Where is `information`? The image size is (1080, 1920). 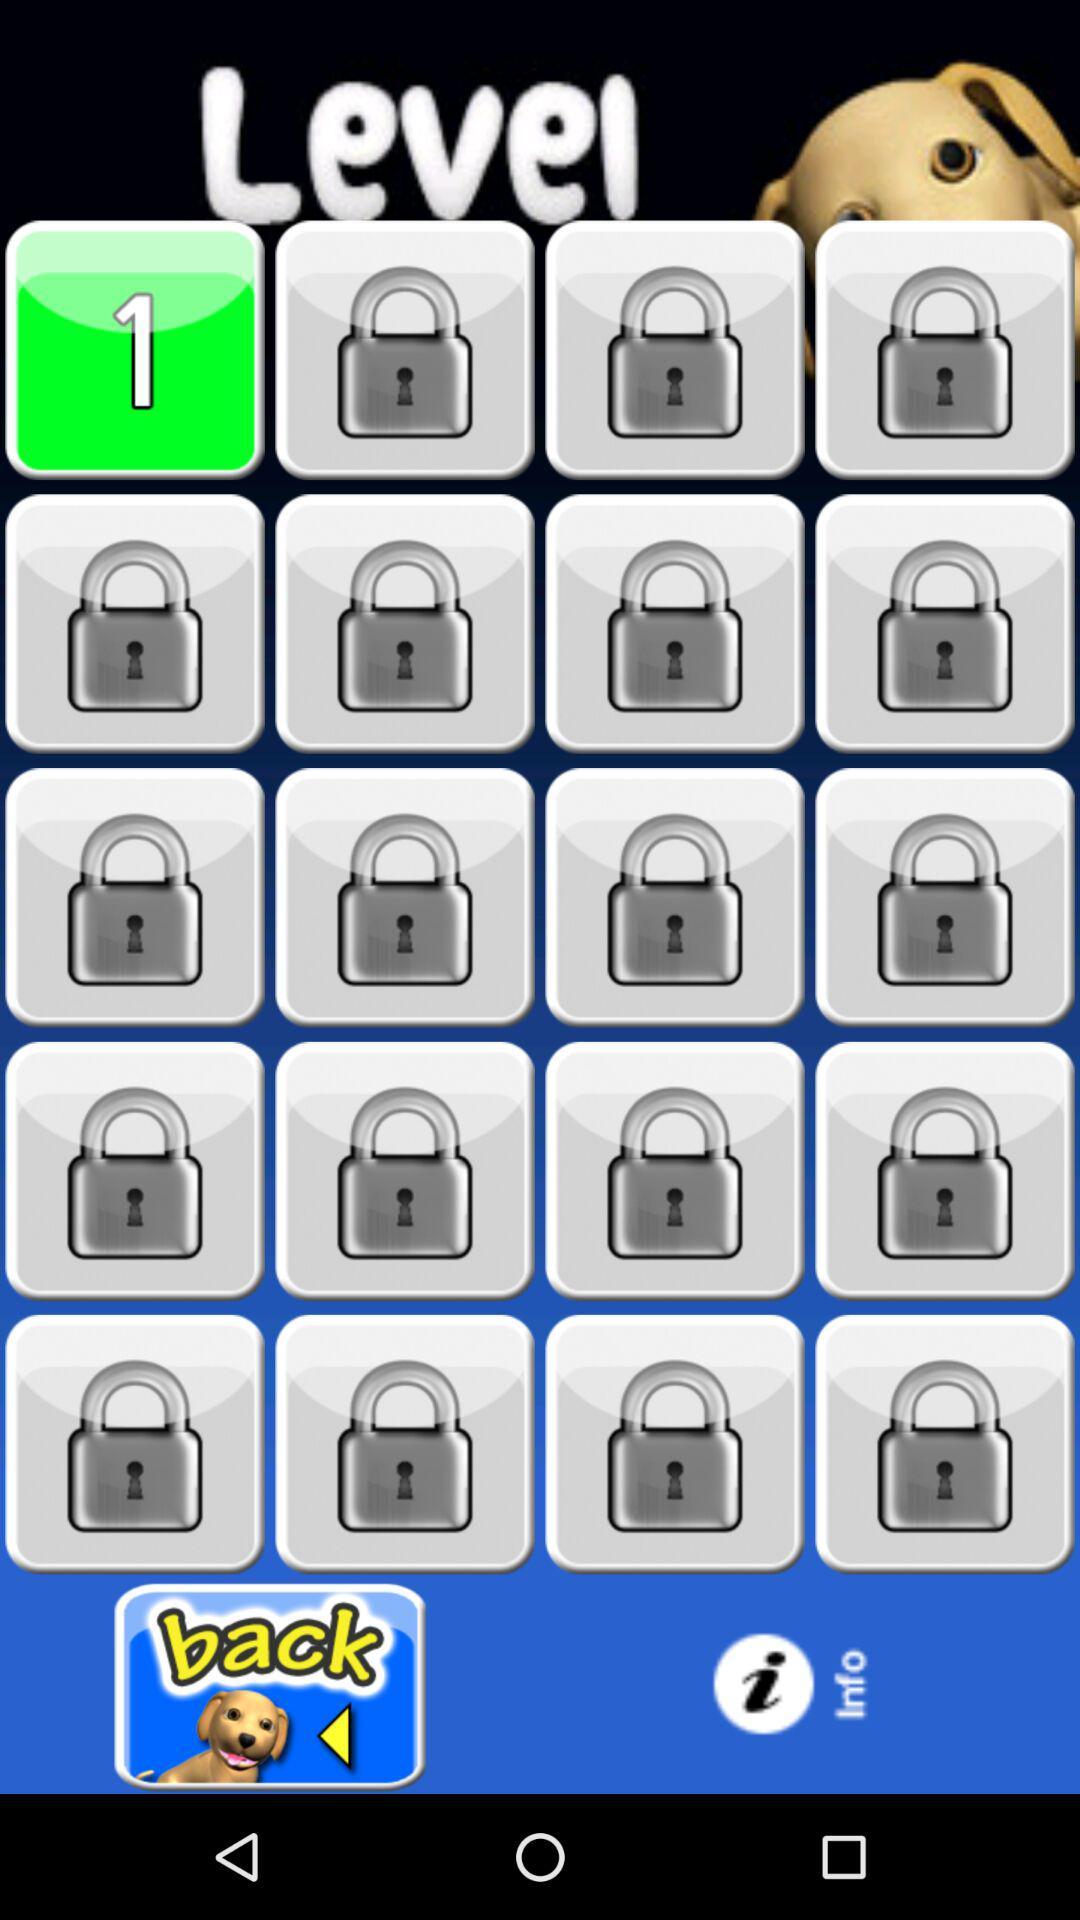
information is located at coordinates (810, 1686).